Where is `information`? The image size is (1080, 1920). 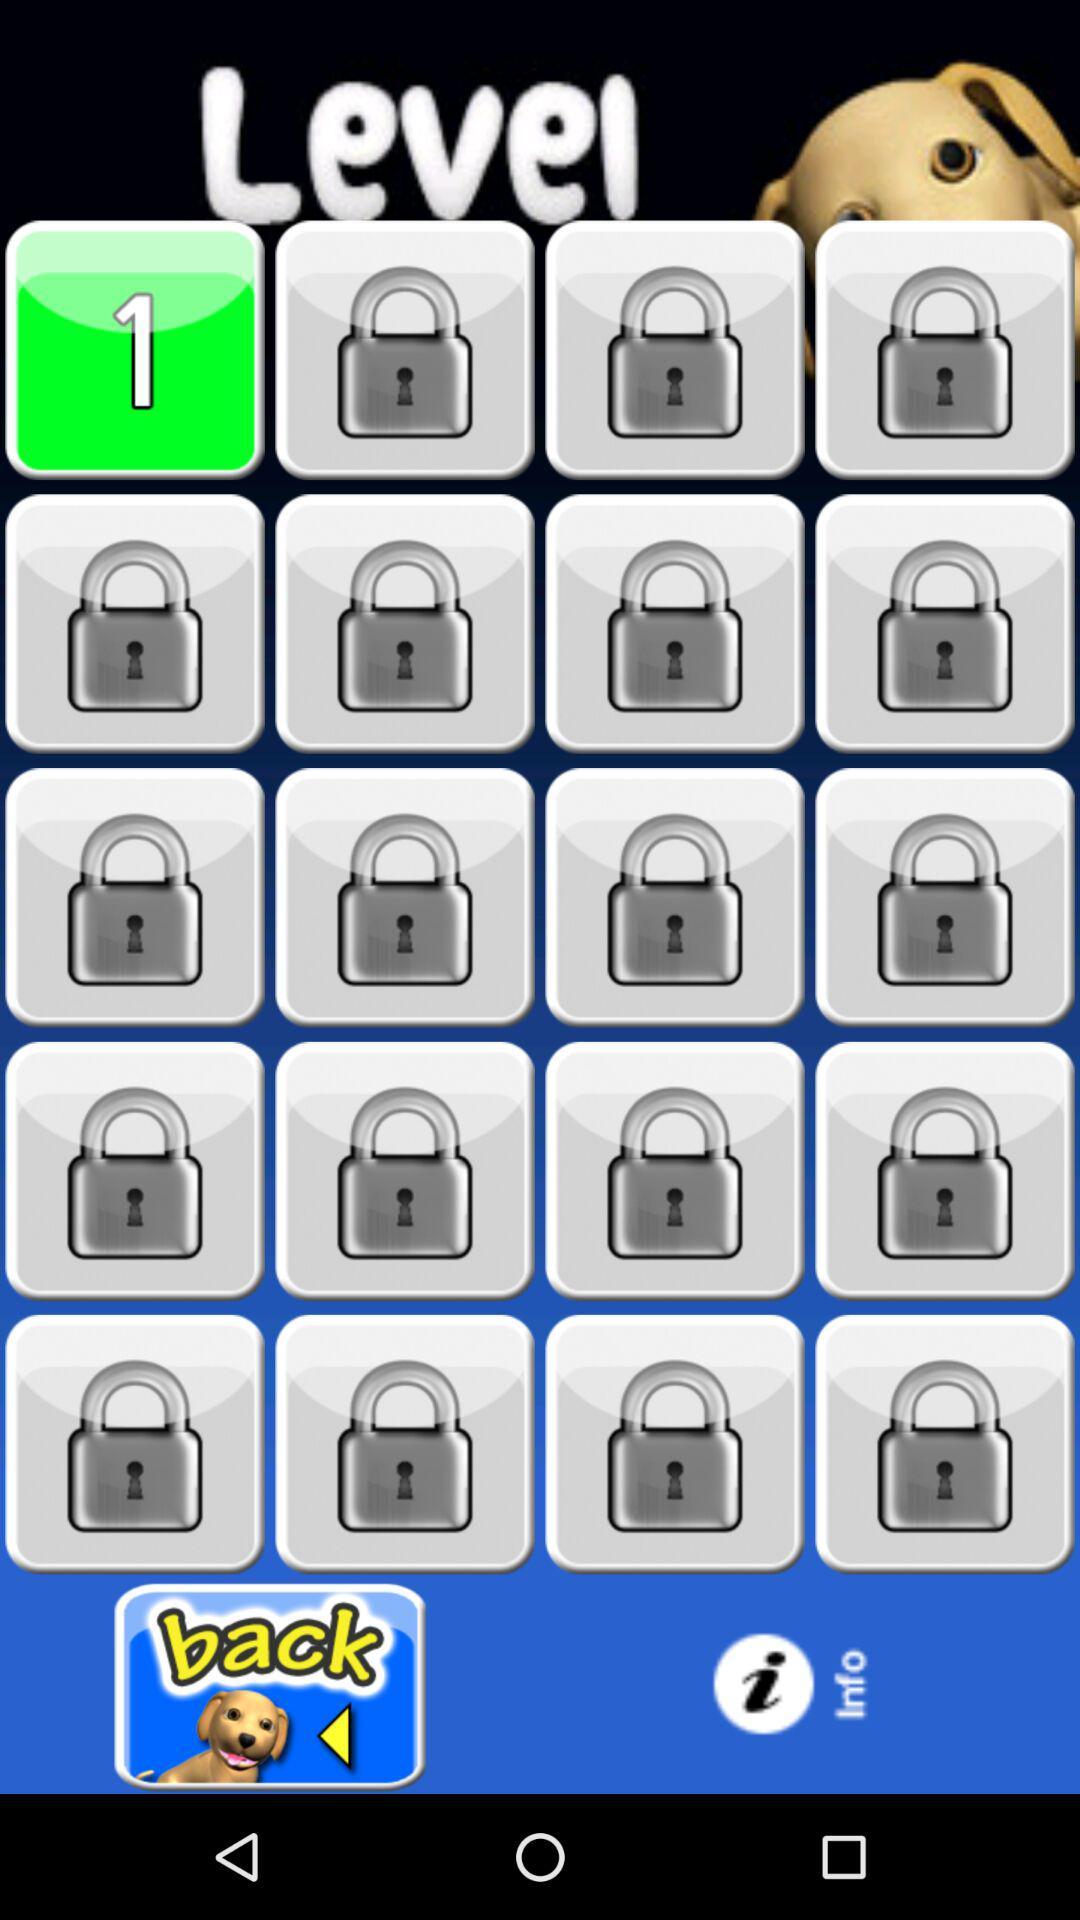
information is located at coordinates (810, 1686).